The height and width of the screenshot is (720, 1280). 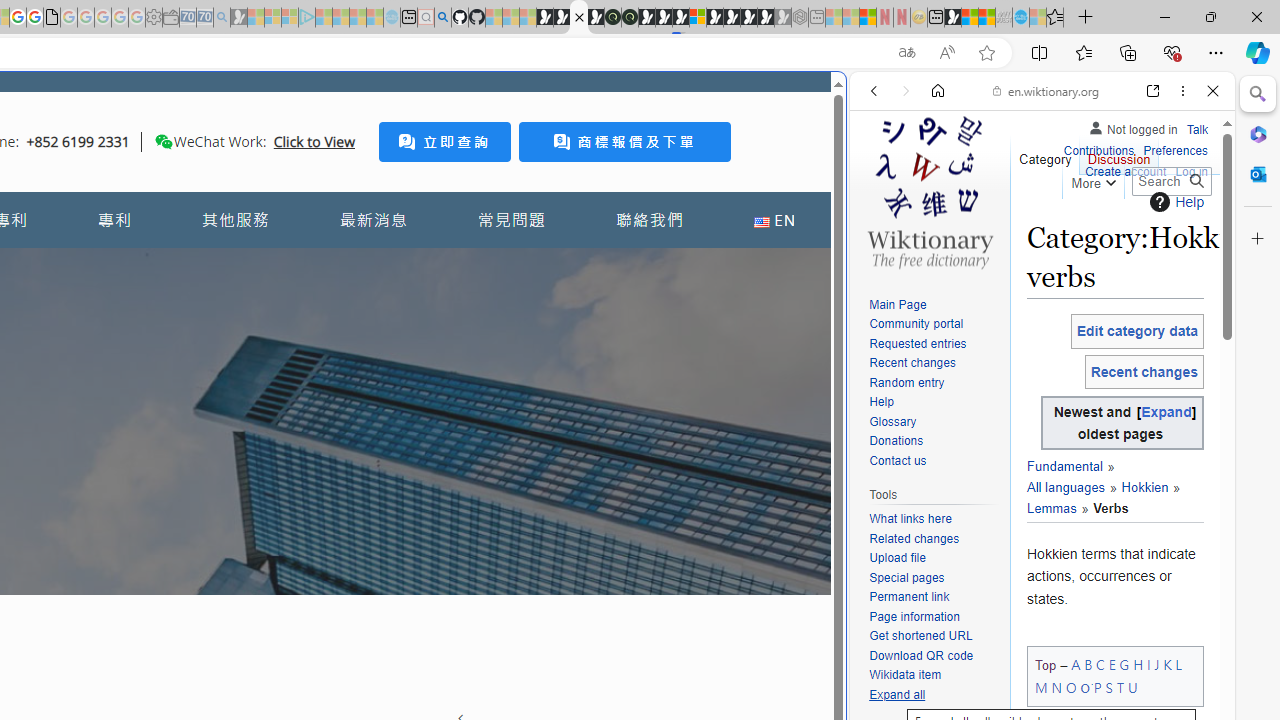 I want to click on 'Log in', so click(x=1191, y=171).